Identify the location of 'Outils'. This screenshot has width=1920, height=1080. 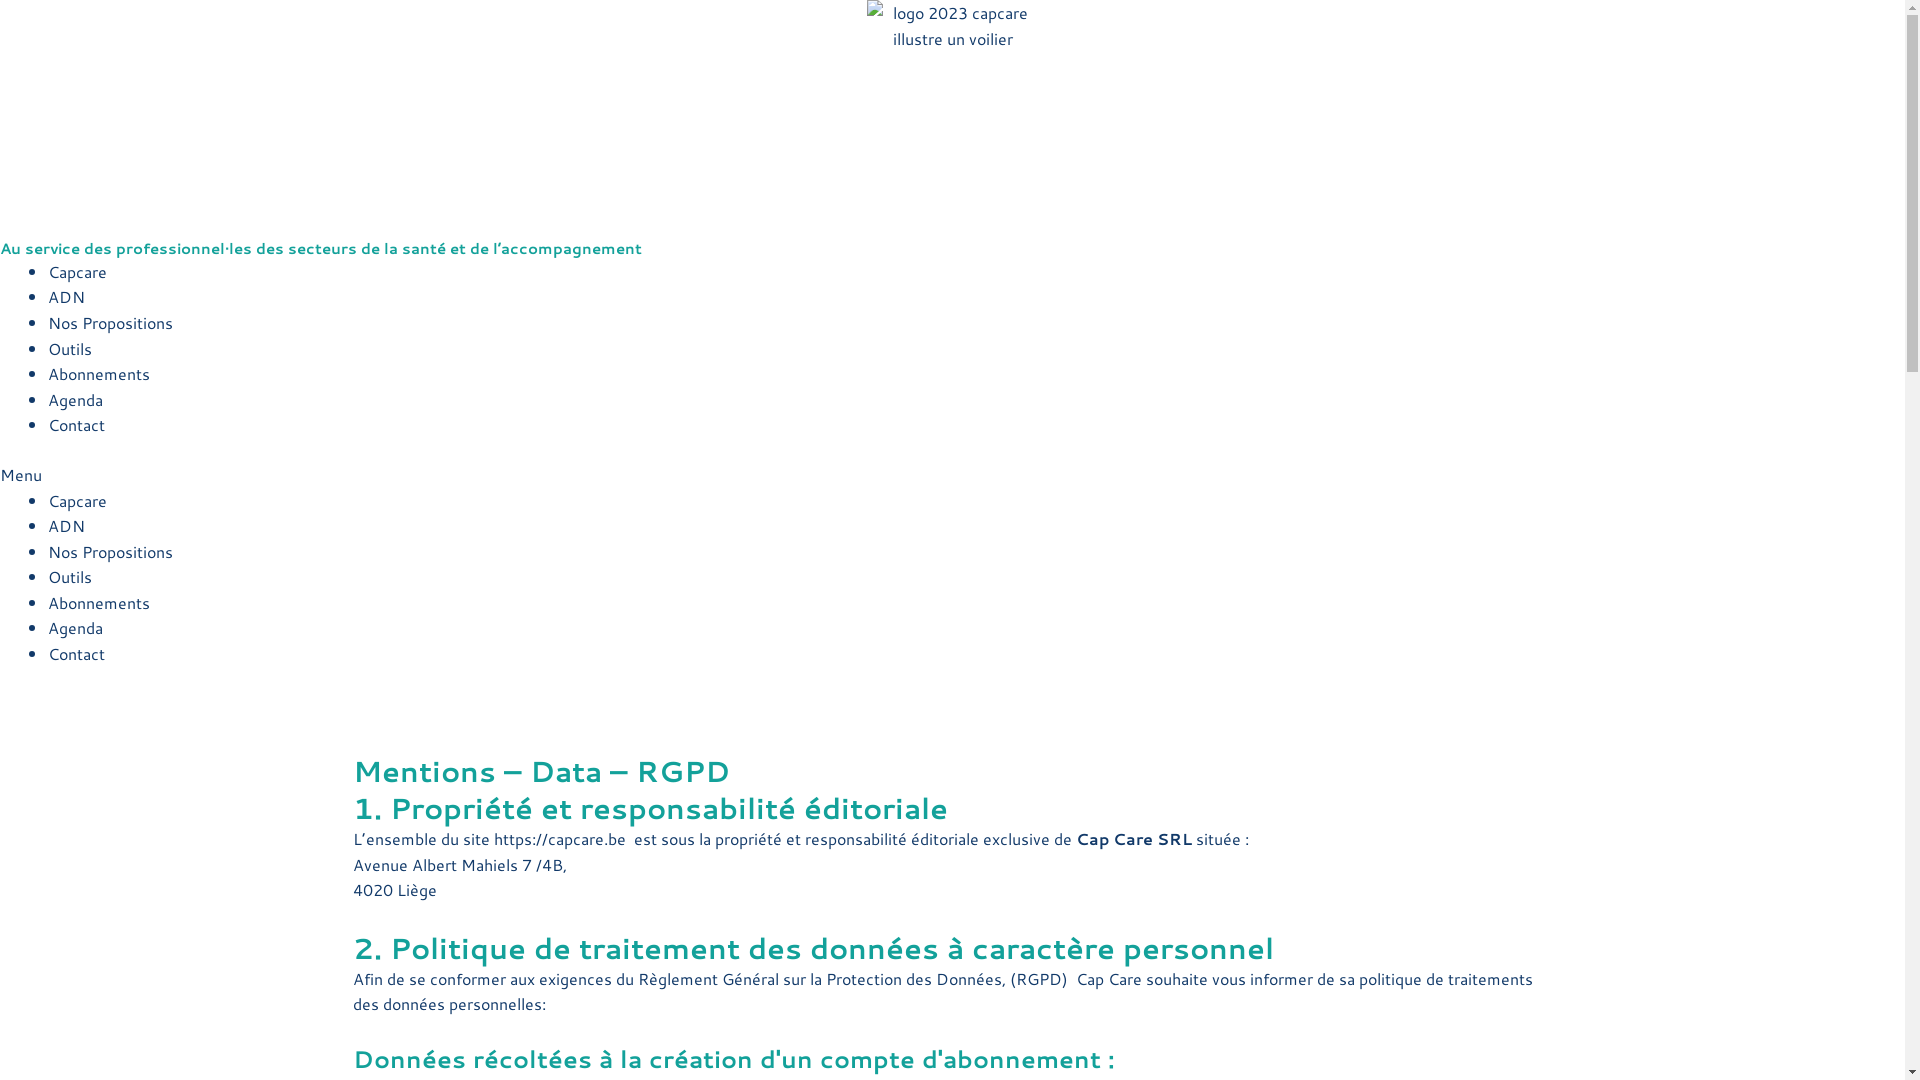
(70, 347).